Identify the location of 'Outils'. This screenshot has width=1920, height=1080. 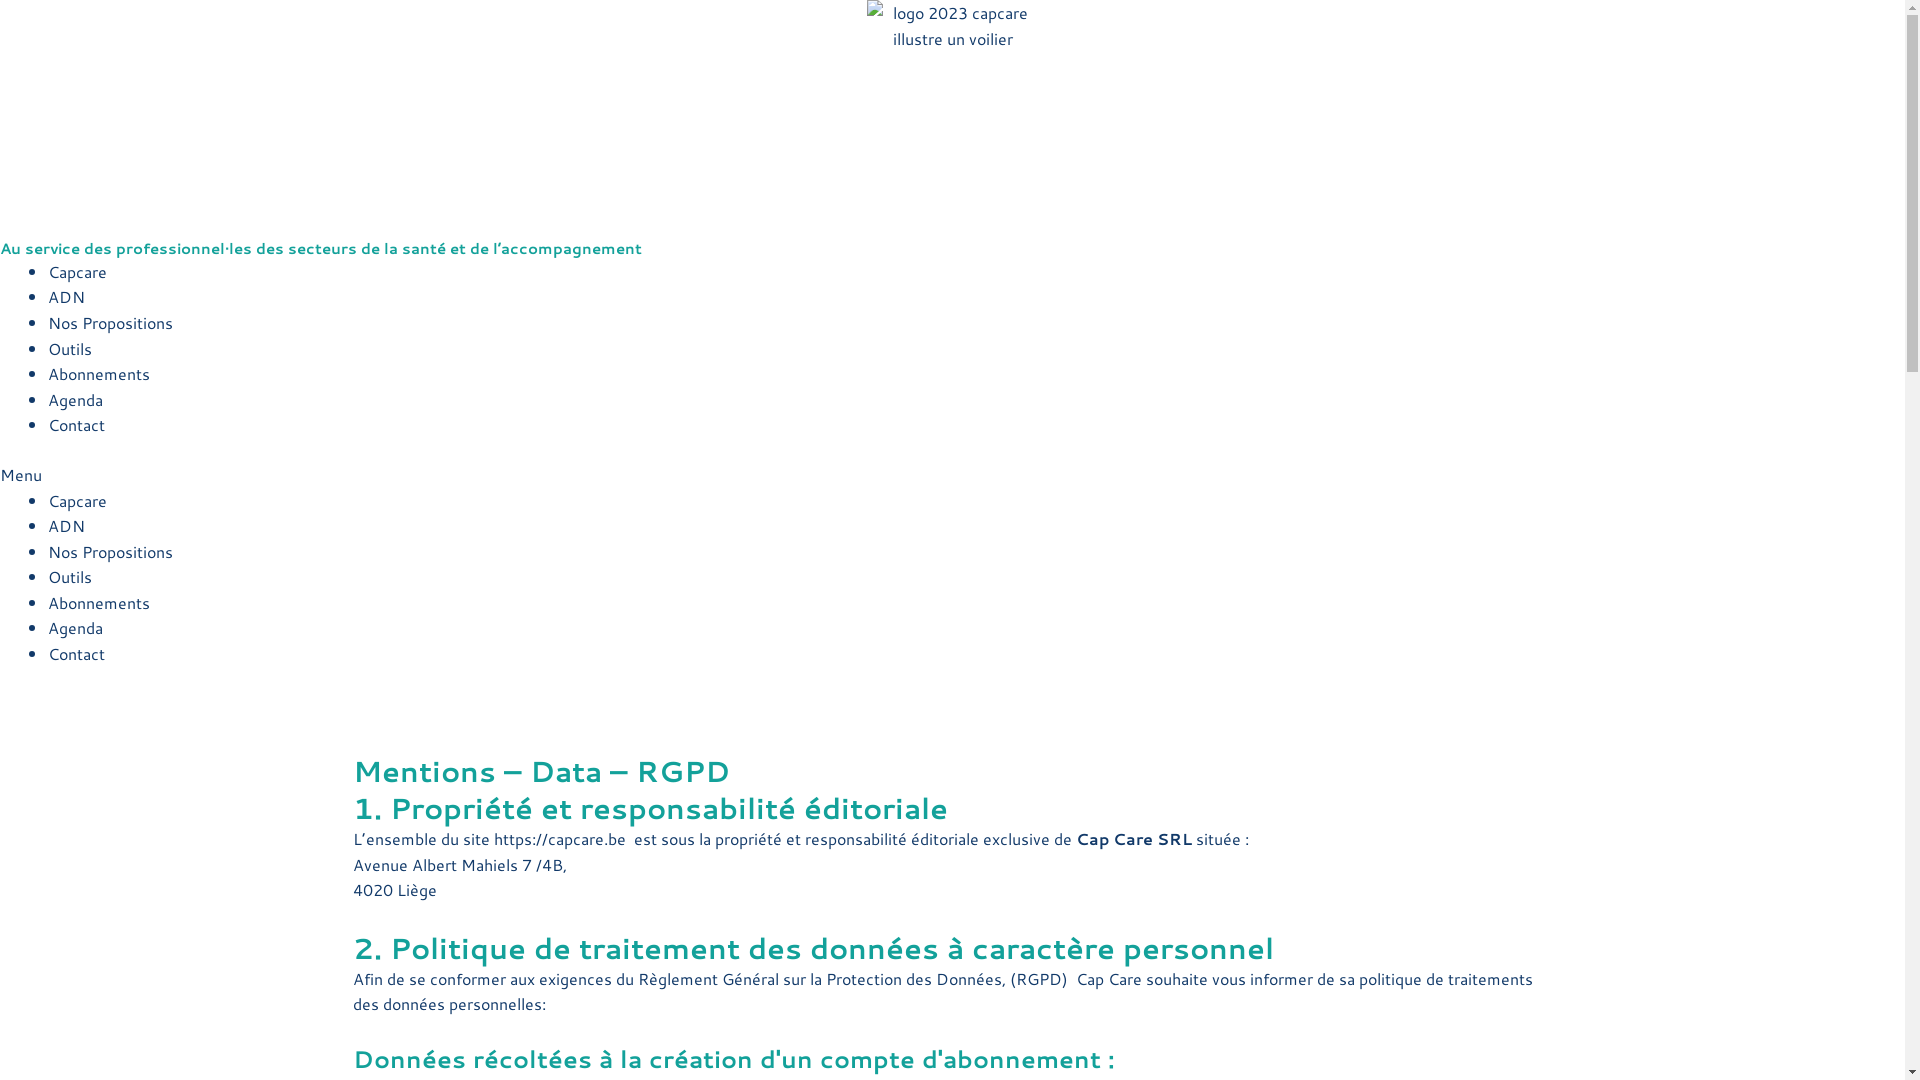
(70, 347).